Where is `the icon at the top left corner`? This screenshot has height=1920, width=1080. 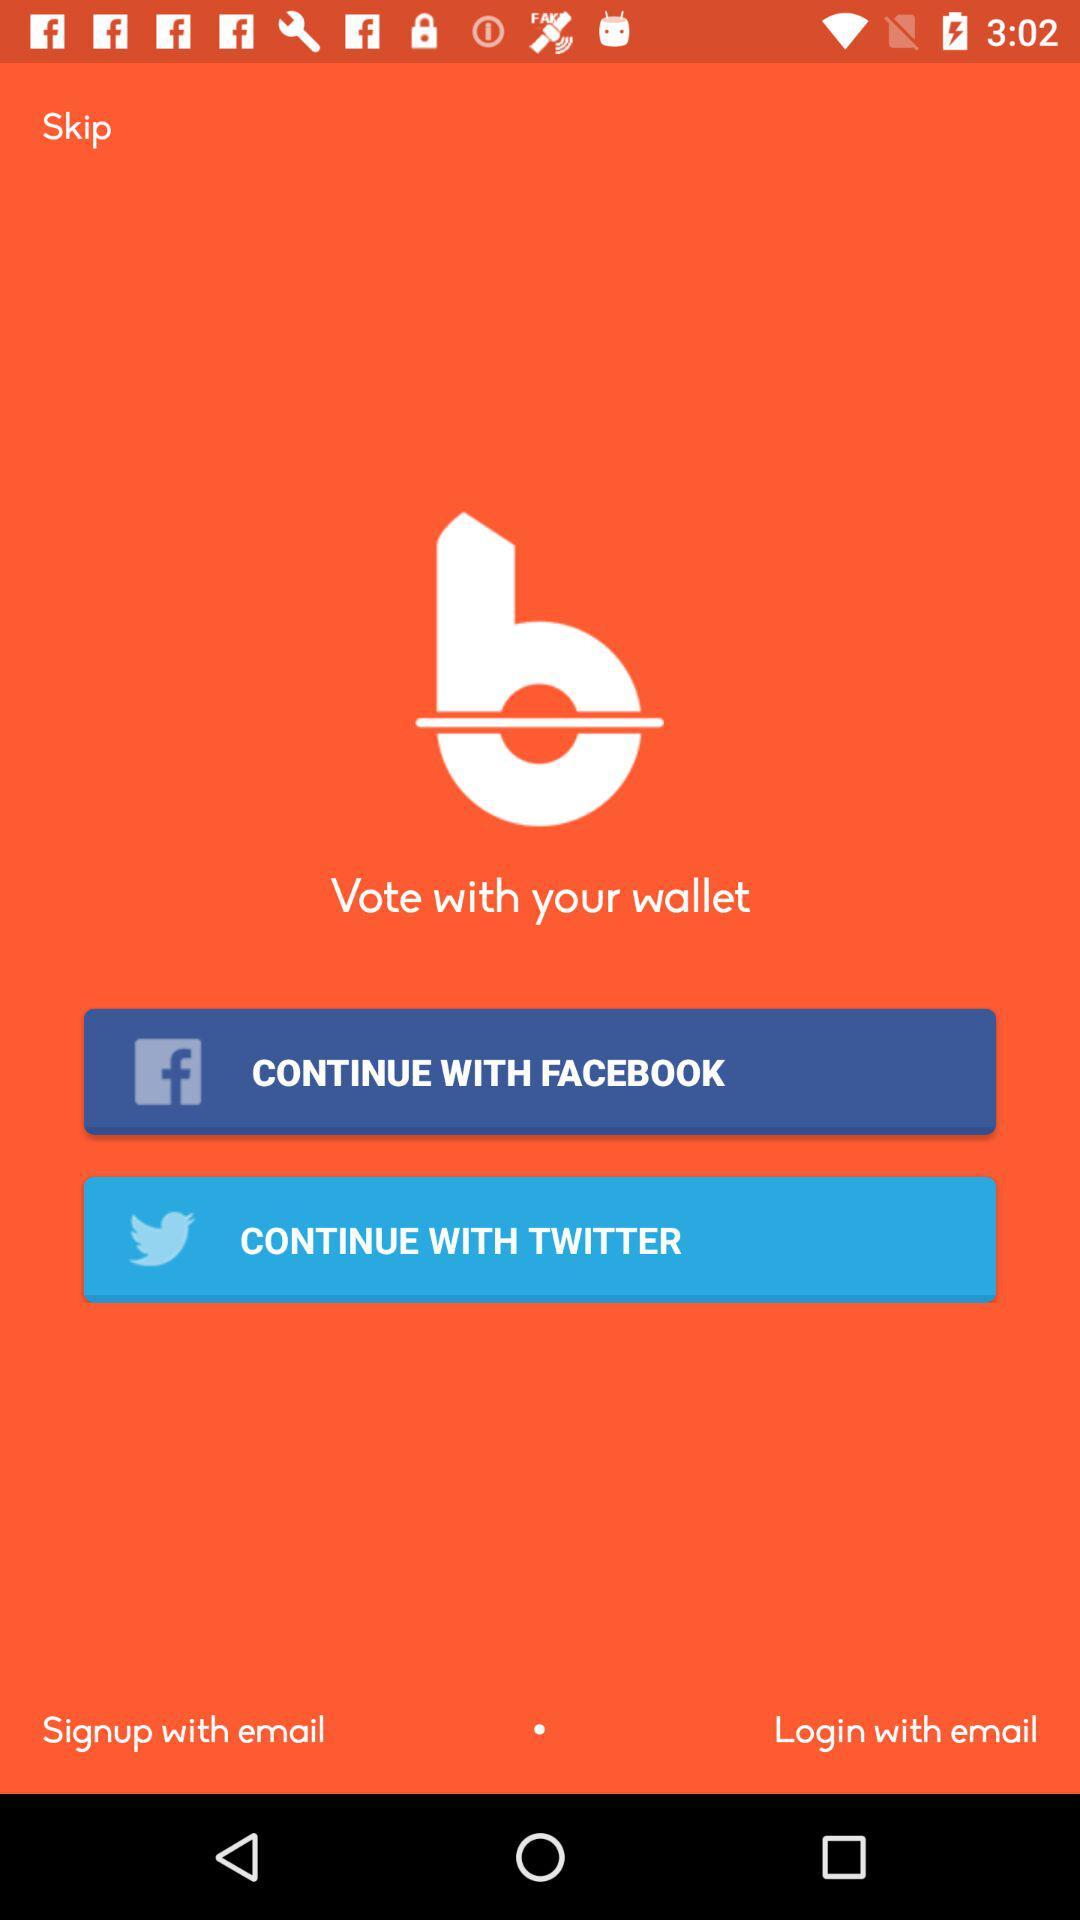
the icon at the top left corner is located at coordinates (75, 125).